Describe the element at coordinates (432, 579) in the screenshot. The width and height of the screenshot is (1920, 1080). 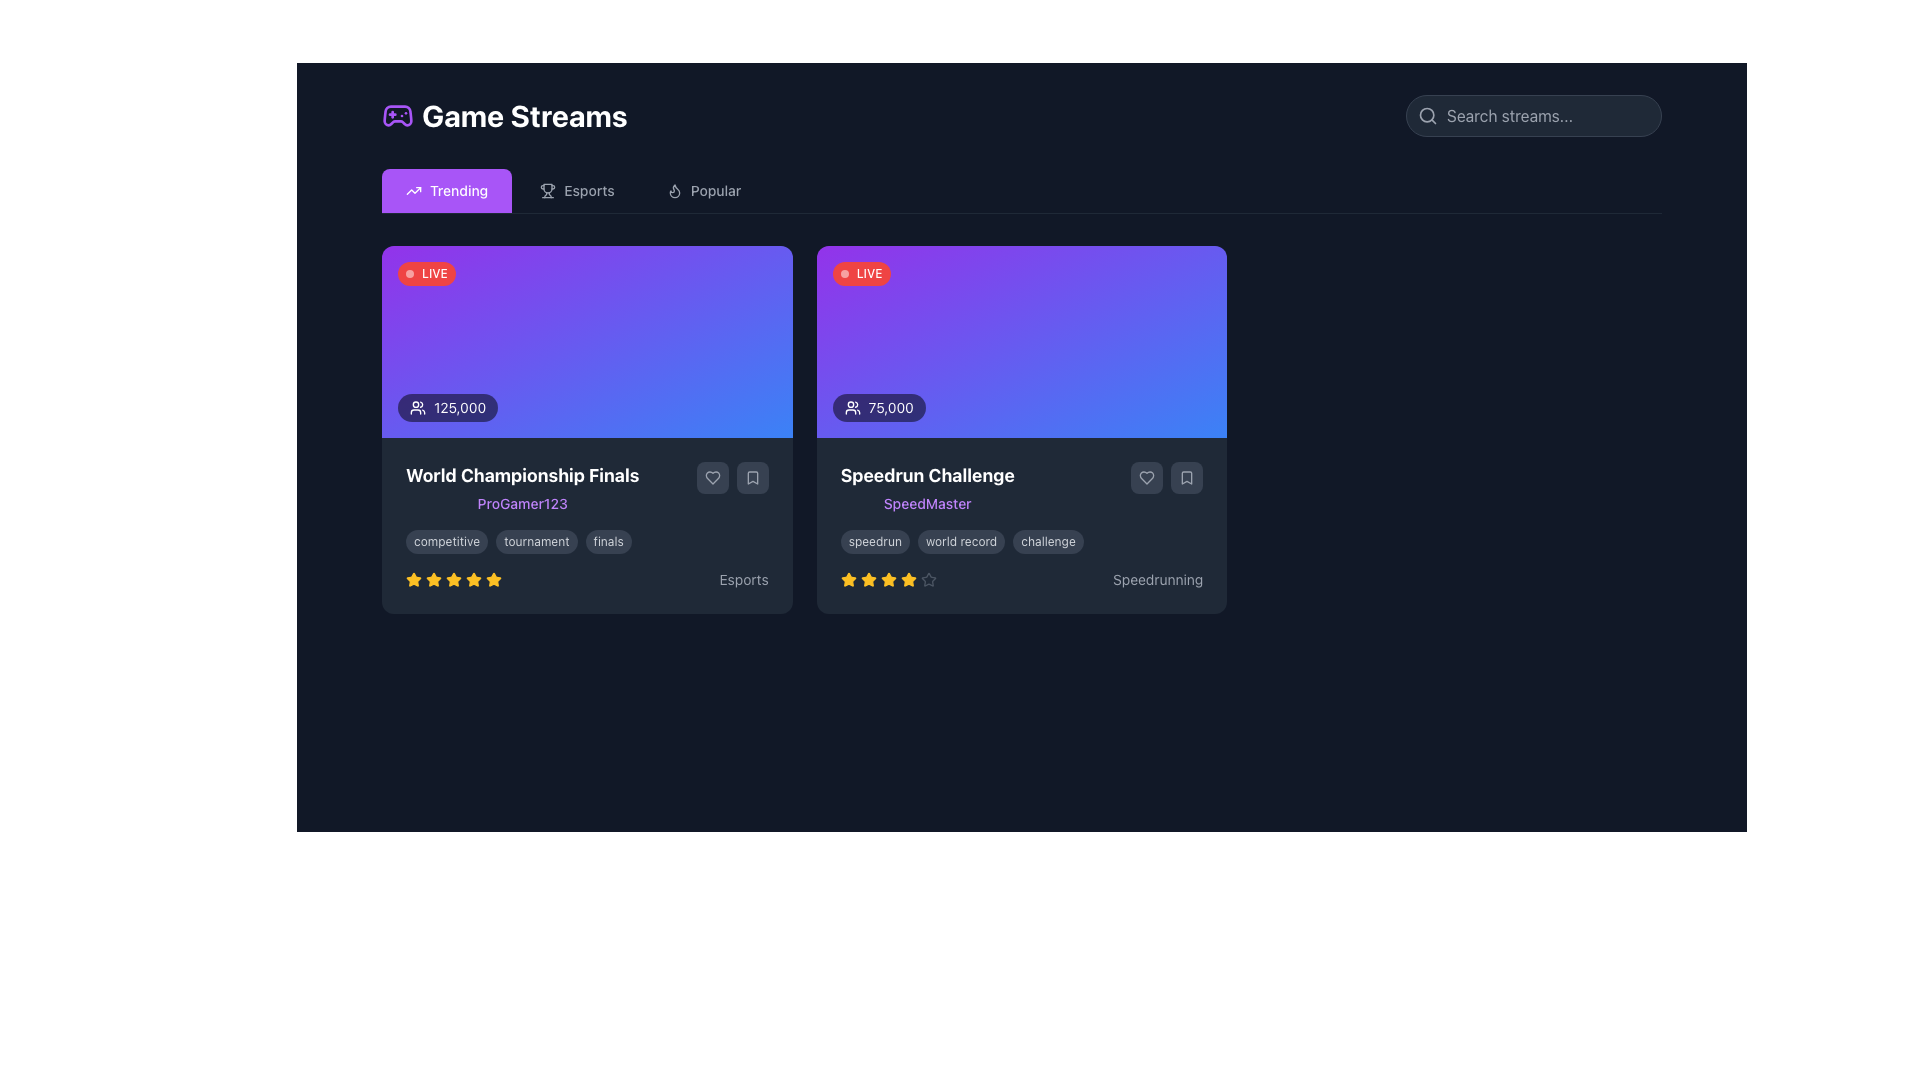
I see `the first star icon in the rating display for the card titled 'World Championship Finals' by 'ProGamer123'` at that location.